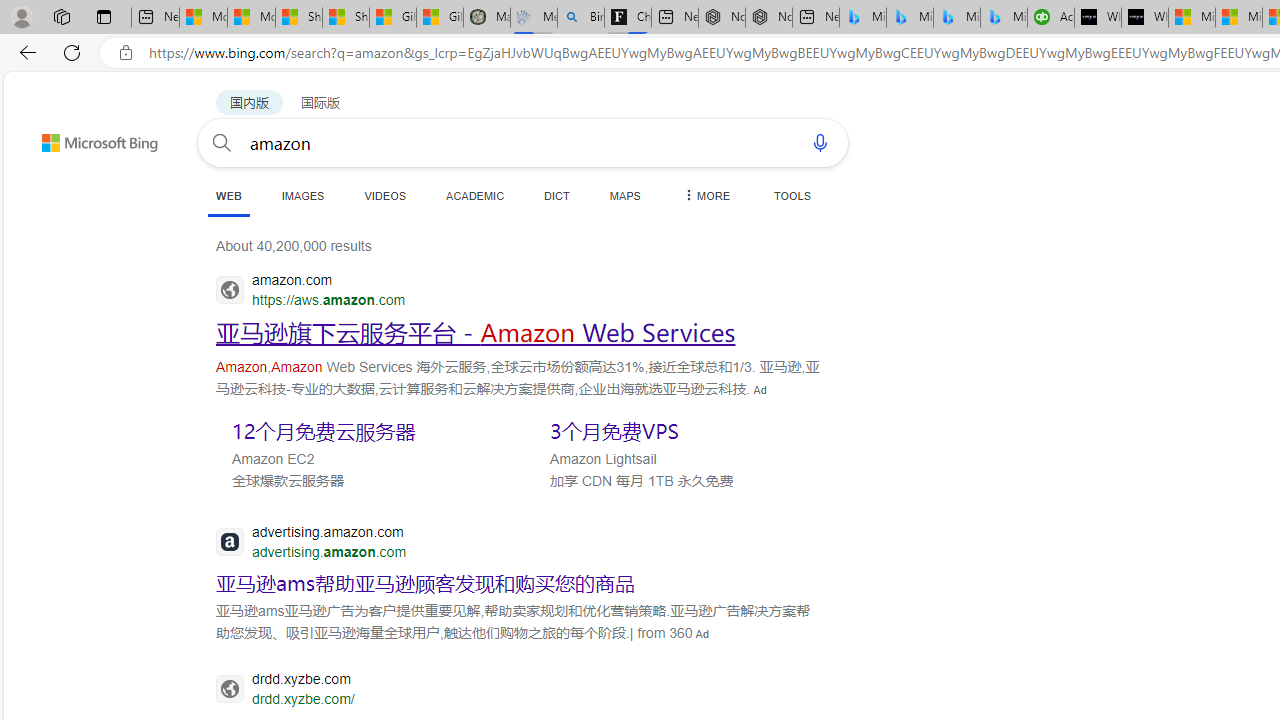 The height and width of the screenshot is (720, 1280). What do you see at coordinates (624, 195) in the screenshot?
I see `'MAPS'` at bounding box center [624, 195].